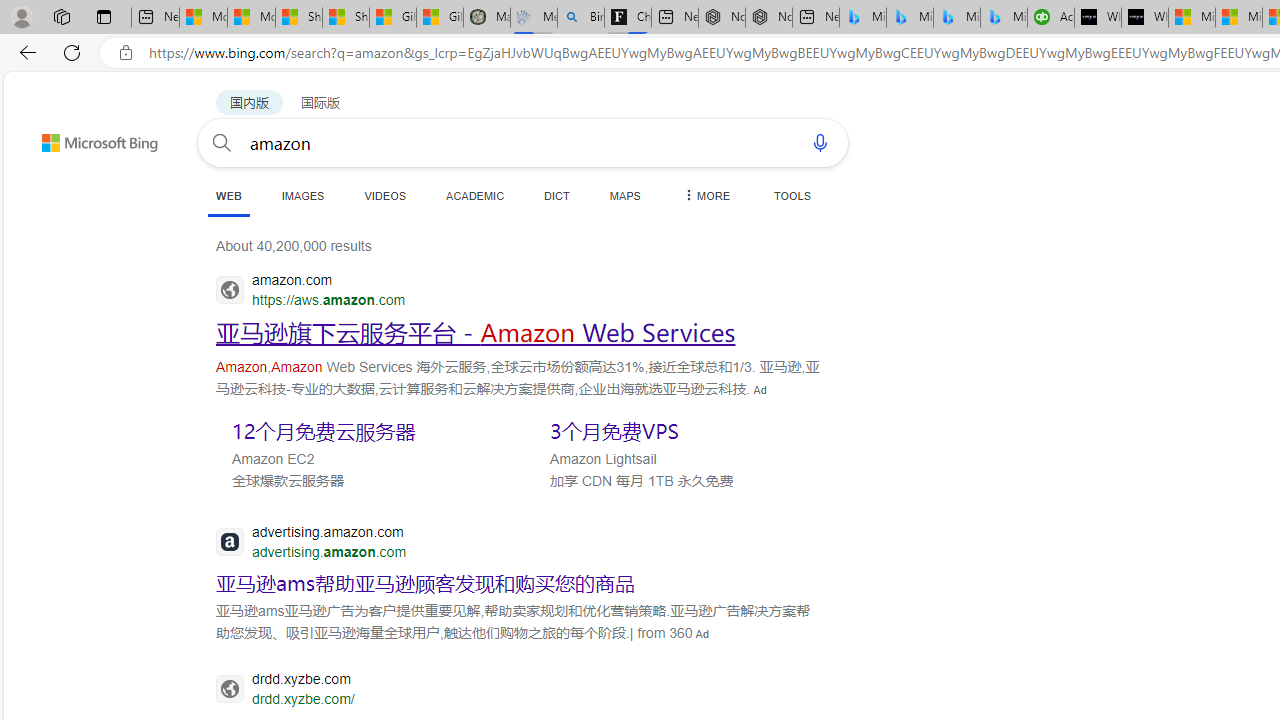 The height and width of the screenshot is (720, 1280). What do you see at coordinates (624, 195) in the screenshot?
I see `'MAPS'` at bounding box center [624, 195].